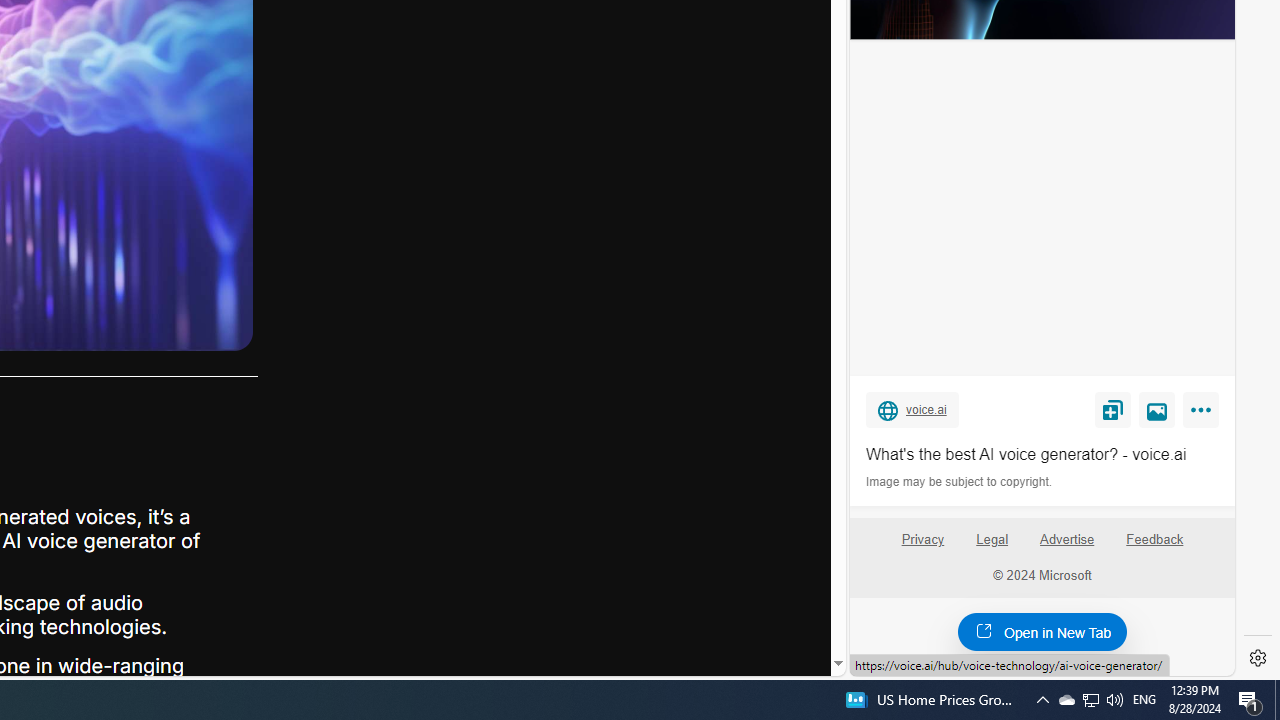  I want to click on 'Advertise', so click(1065, 538).